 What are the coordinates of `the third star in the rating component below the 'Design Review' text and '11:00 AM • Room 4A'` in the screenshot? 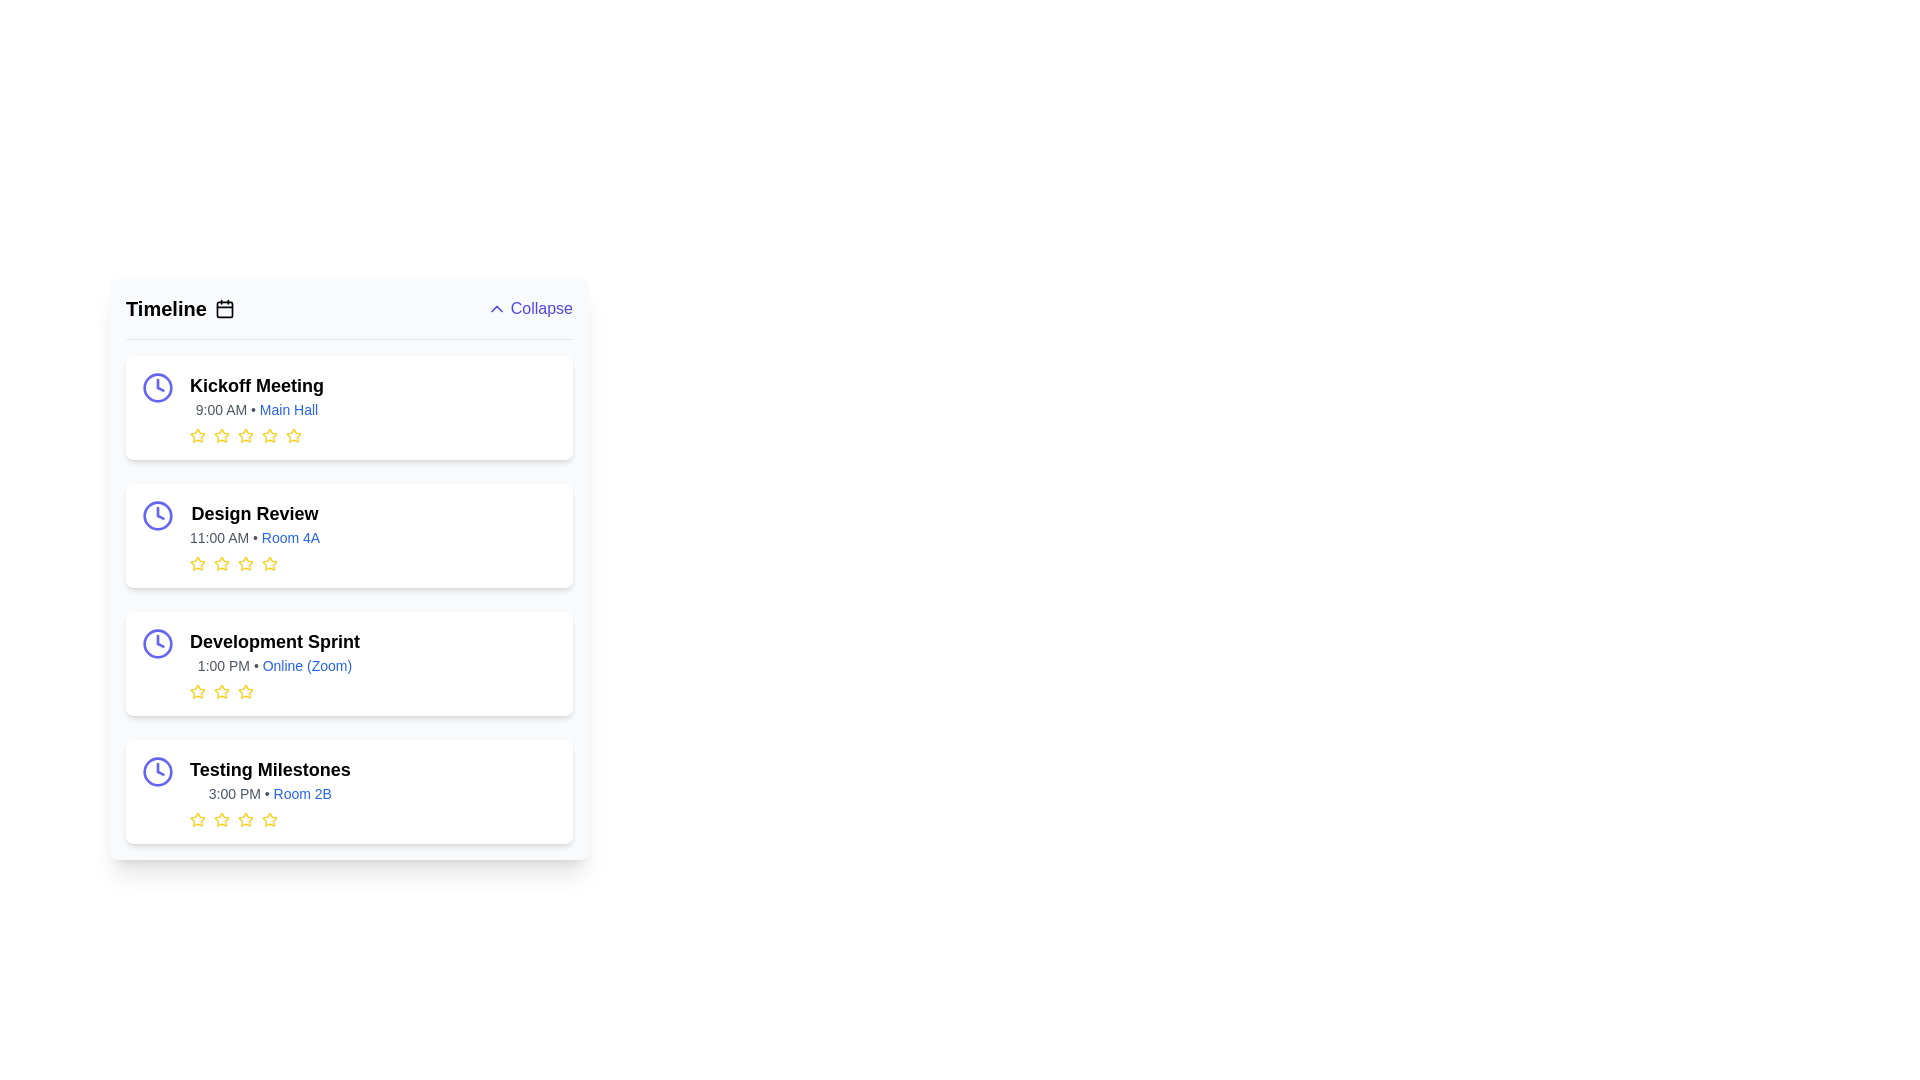 It's located at (253, 563).